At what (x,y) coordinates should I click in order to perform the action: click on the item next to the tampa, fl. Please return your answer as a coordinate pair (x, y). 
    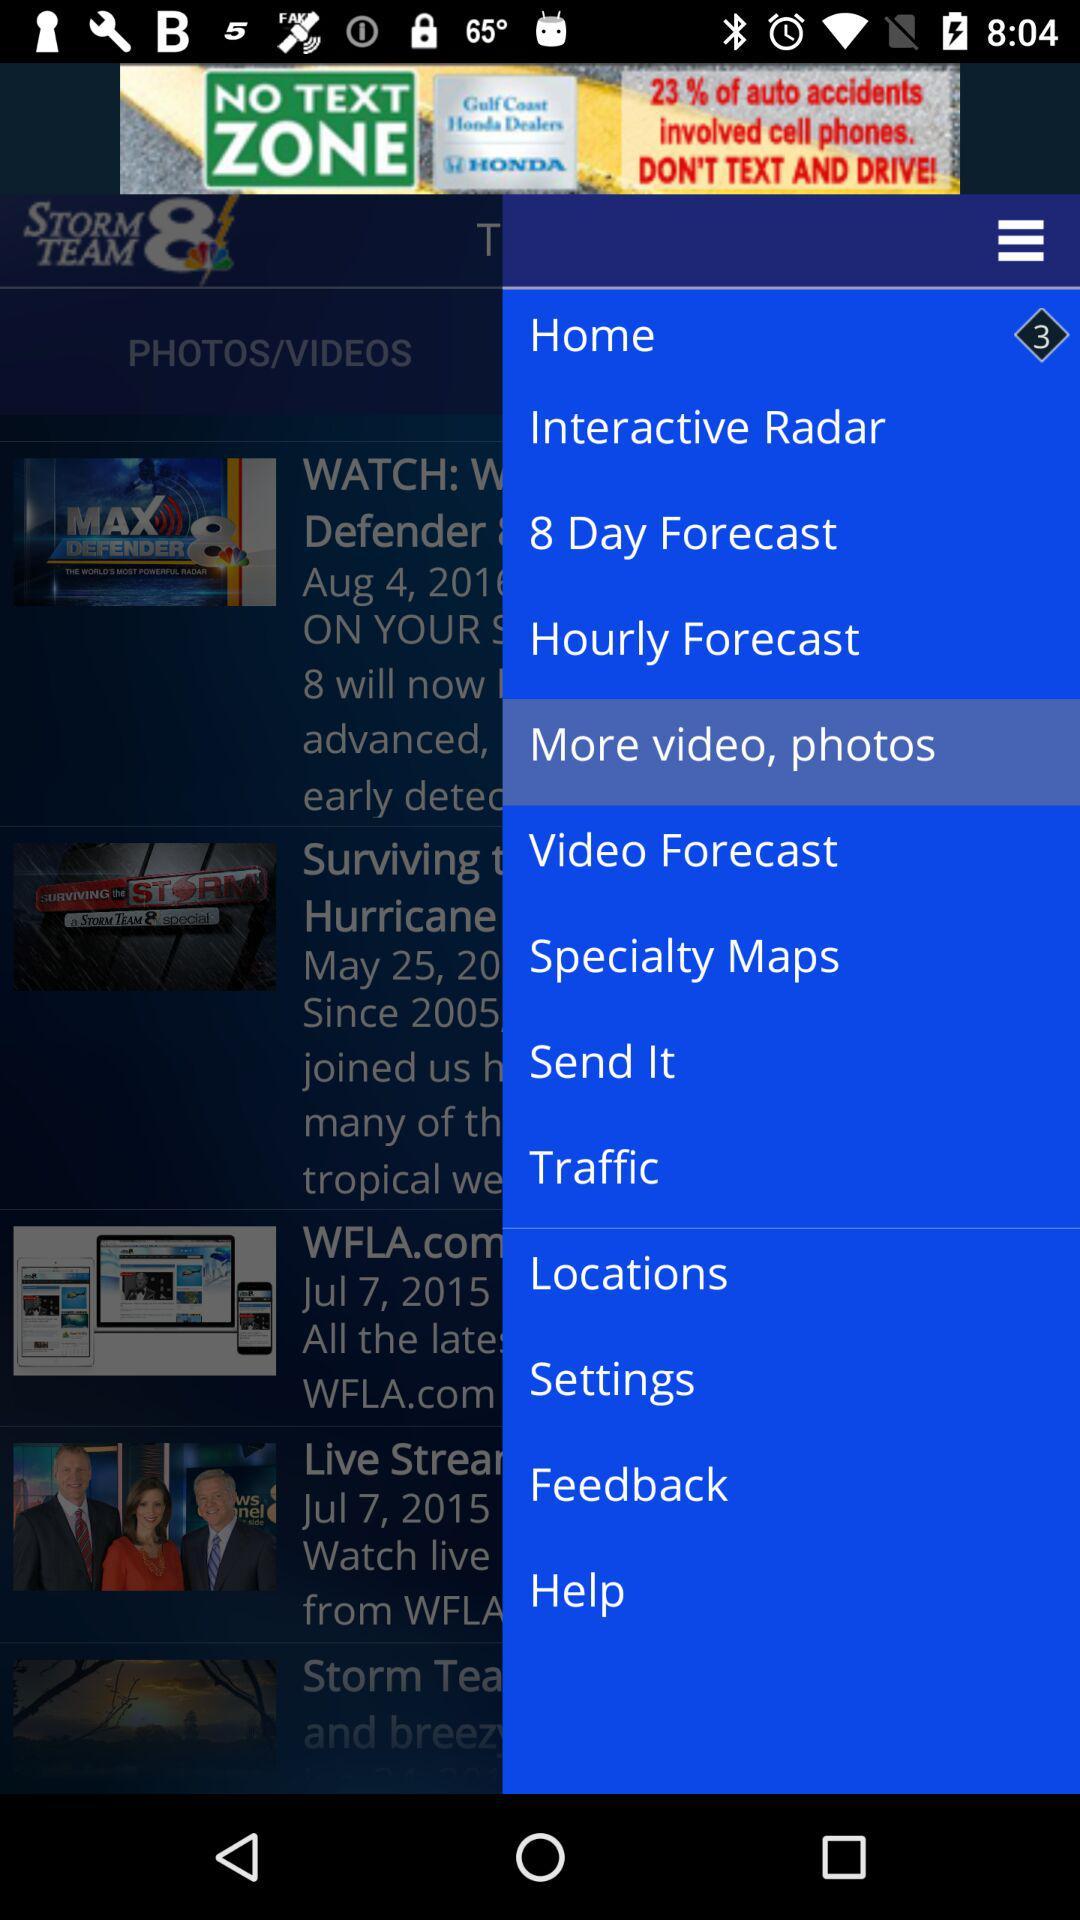
    Looking at the image, I should click on (131, 240).